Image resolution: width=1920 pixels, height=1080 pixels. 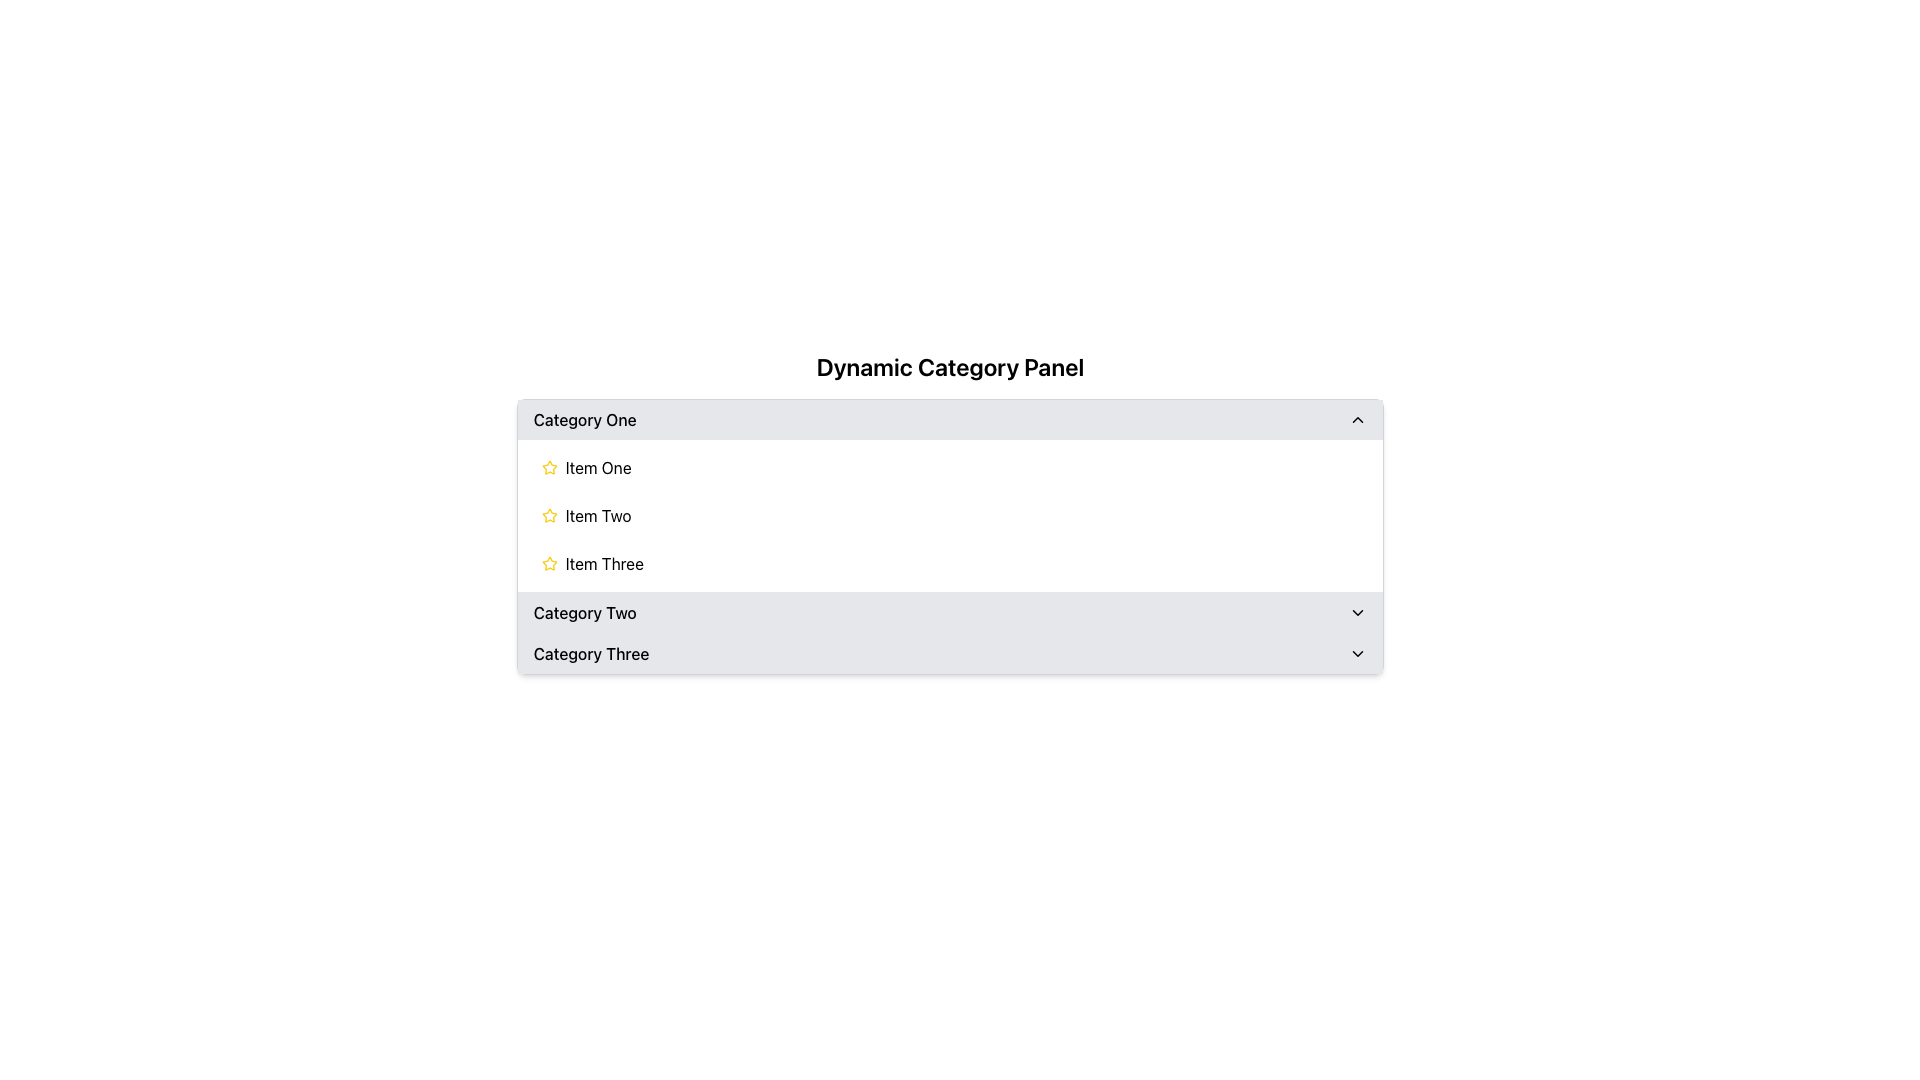 What do you see at coordinates (590, 654) in the screenshot?
I see `the text label indicating 'Category Three', which is located at the bottom section of a vertically stacked list of categories, to visually represent this category name and provide a clear label for associated items or actions` at bounding box center [590, 654].